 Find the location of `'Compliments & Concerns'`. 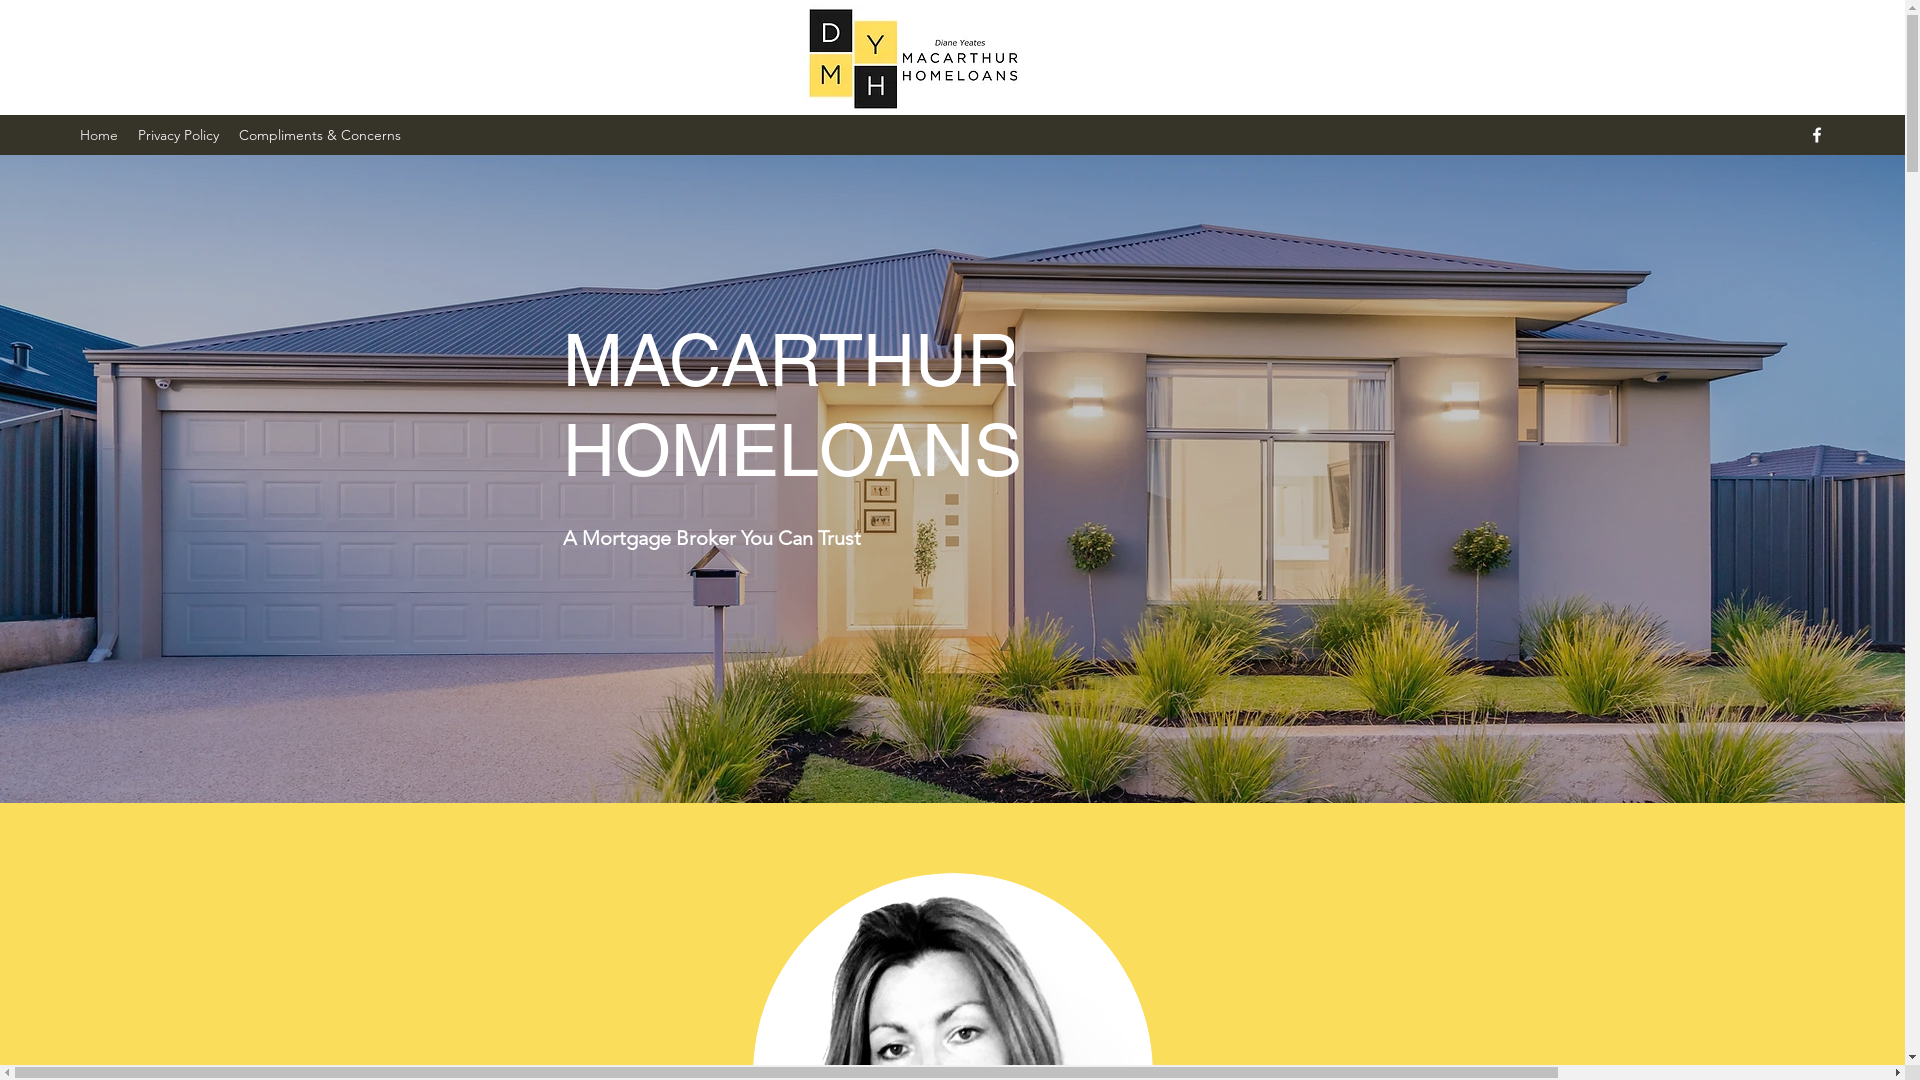

'Compliments & Concerns' is located at coordinates (320, 135).